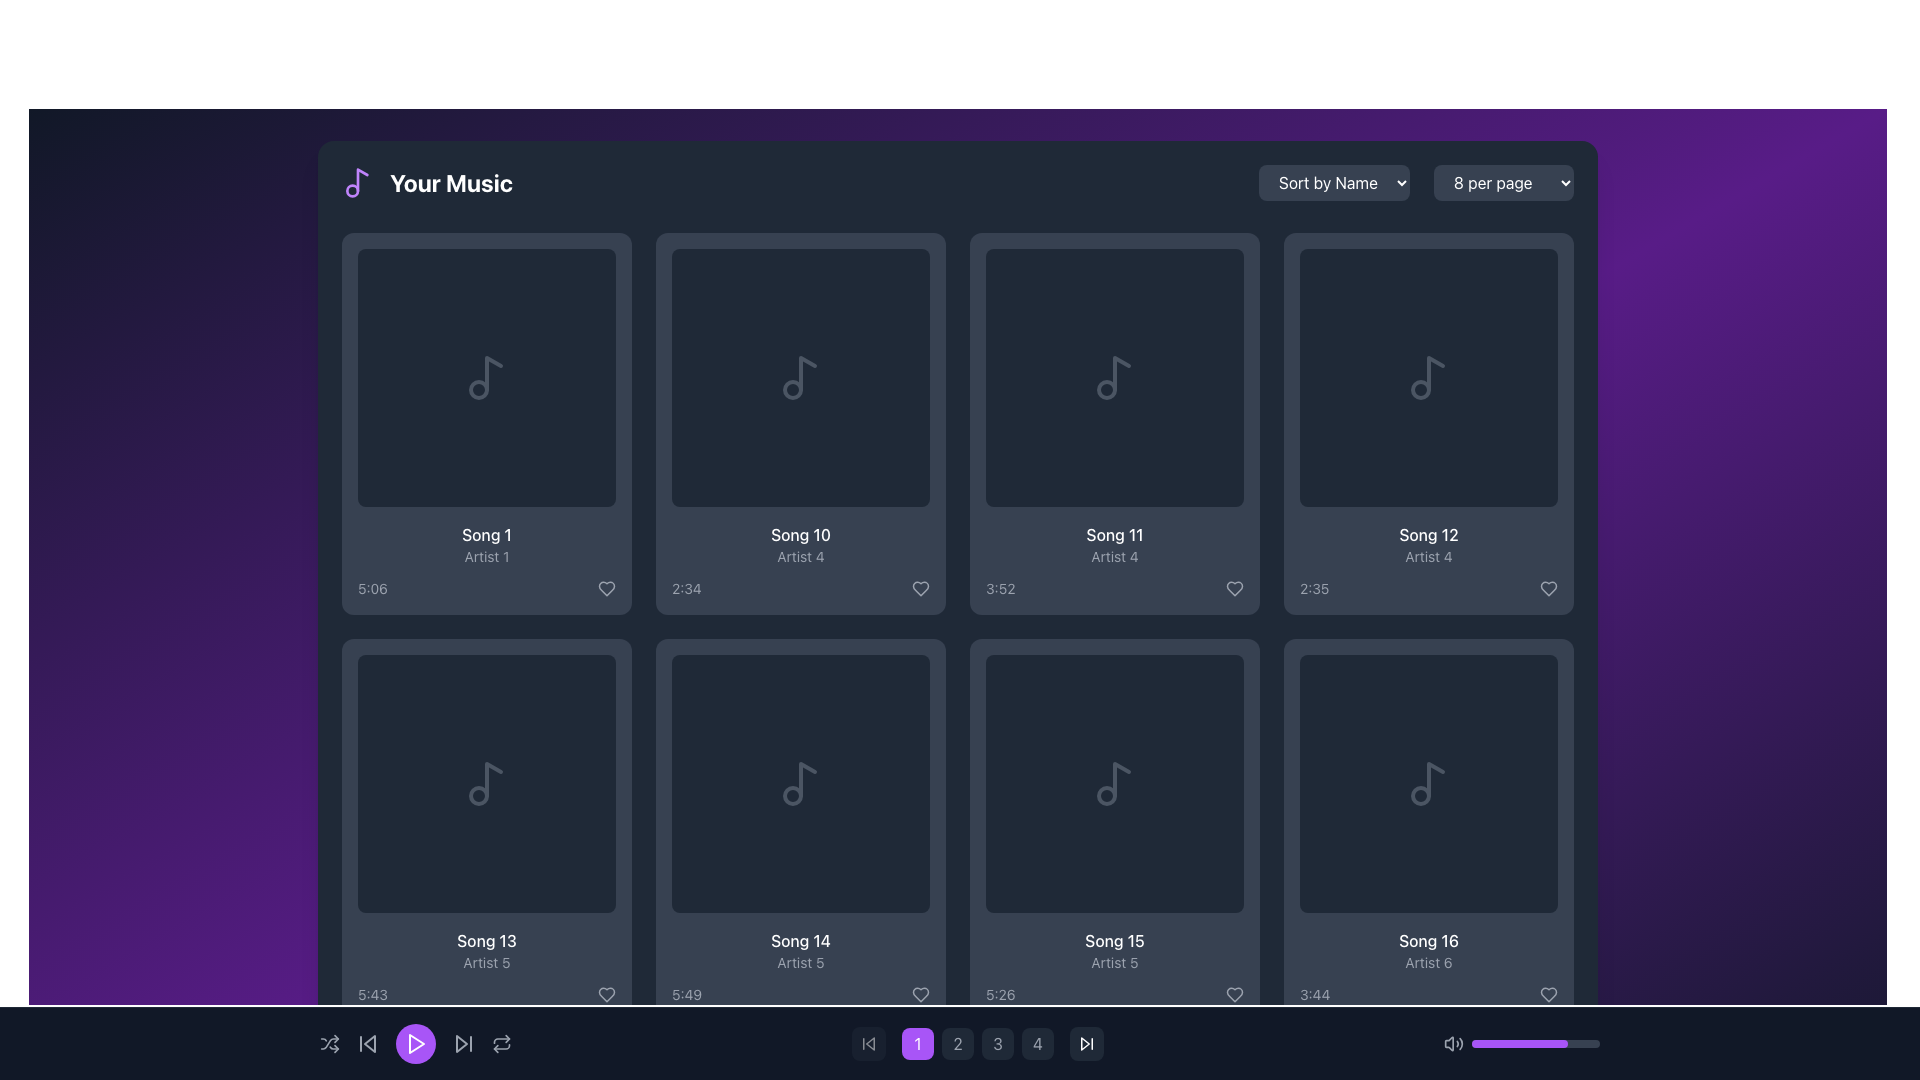  What do you see at coordinates (1085, 1043) in the screenshot?
I see `the forward skip button, which is a small icon with a white arrow on a dark gray background located at the bottom-center of the interface` at bounding box center [1085, 1043].